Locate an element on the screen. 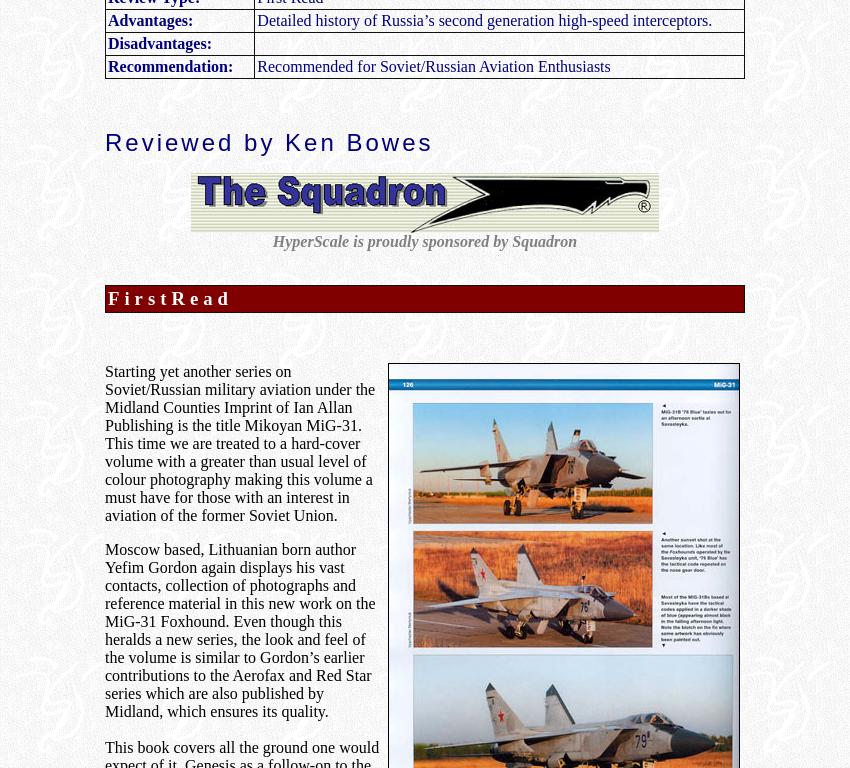 This screenshot has height=768, width=850. 'Moscow based, Lithuanian born author Yefim Gordon again displays 
			his vast contacts, collection of photographs and reference material 
			in this new work on the MiG-31 Foxhound. Even though this heralds a 
			new series, the look and feel of the volume is similar to Gordon’s 
			earlier contributions to the Aerofax and Red Star series which are 
			also published by Midland, which ensures its quality.' is located at coordinates (240, 630).